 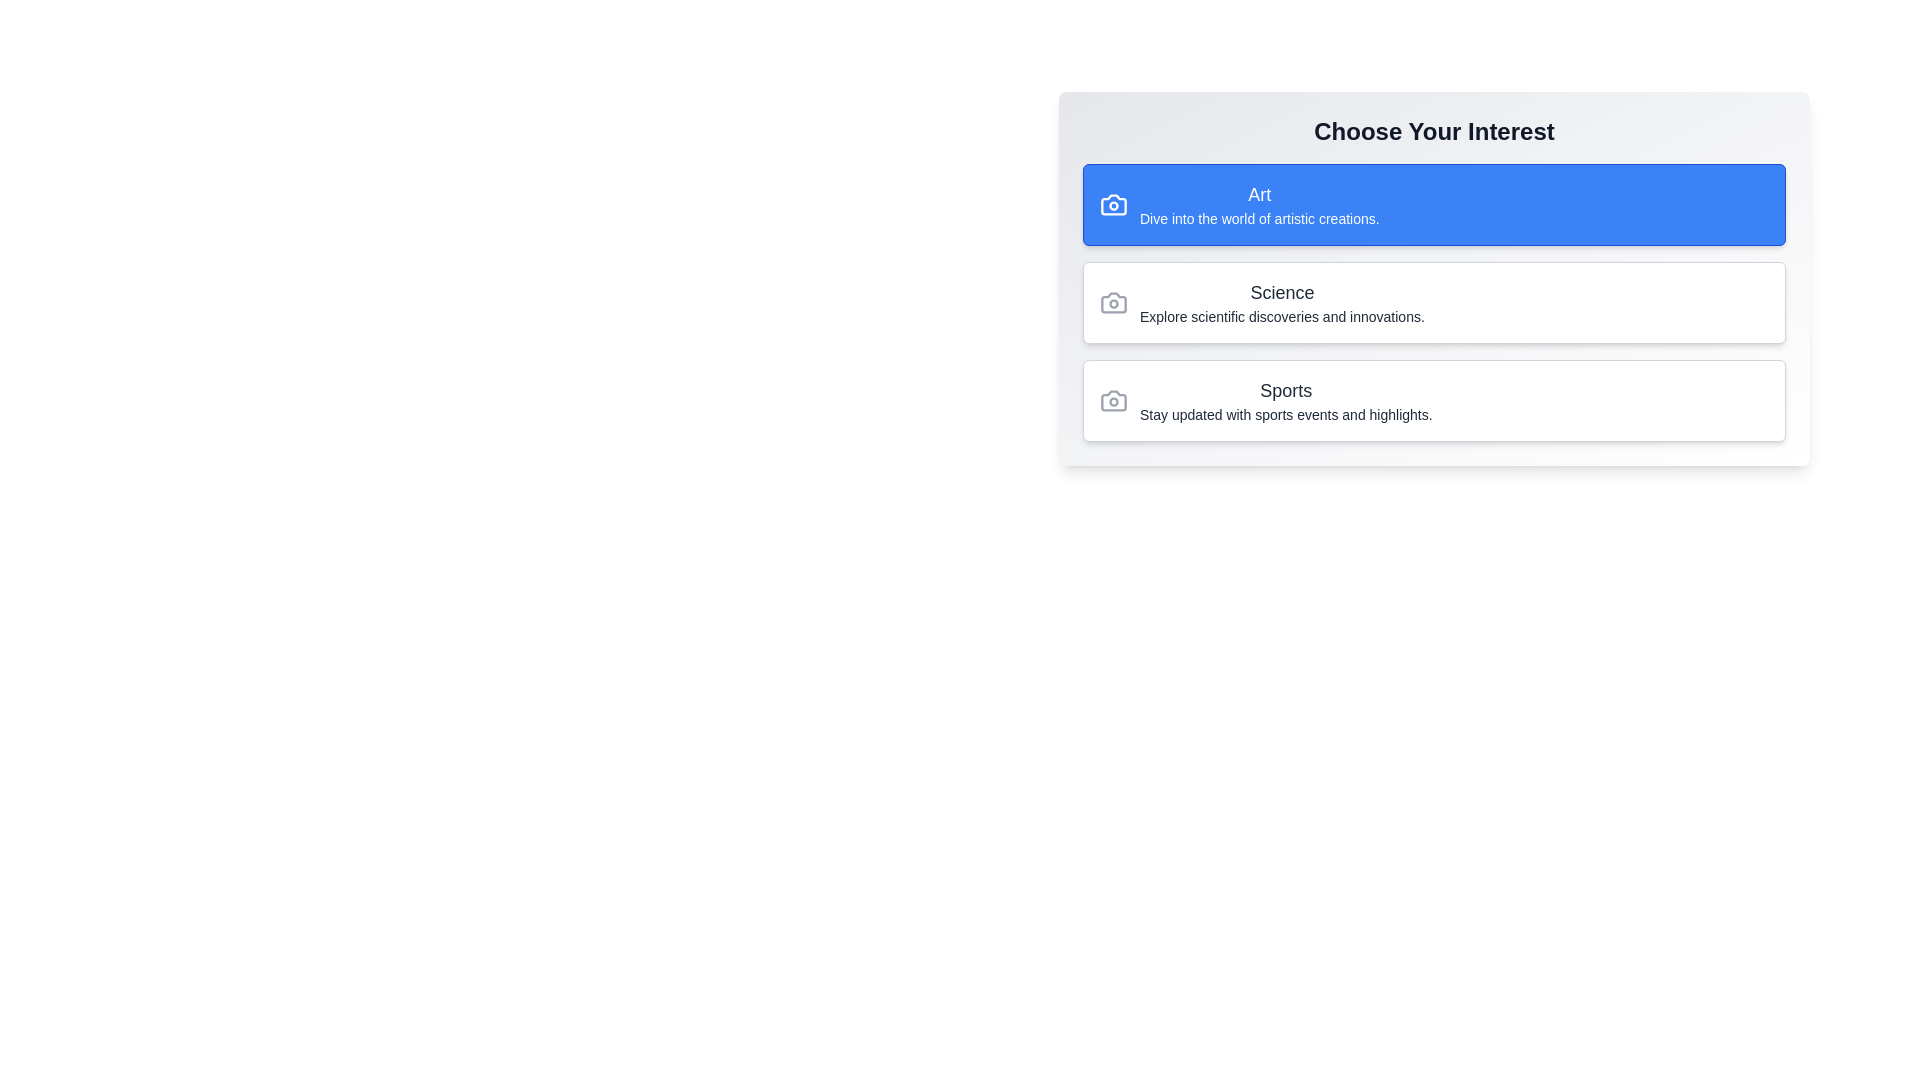 I want to click on the Sports selection card, which is the third card in a vertical list of options including 'Art' and 'Science', to trigger a style change, so click(x=1433, y=401).